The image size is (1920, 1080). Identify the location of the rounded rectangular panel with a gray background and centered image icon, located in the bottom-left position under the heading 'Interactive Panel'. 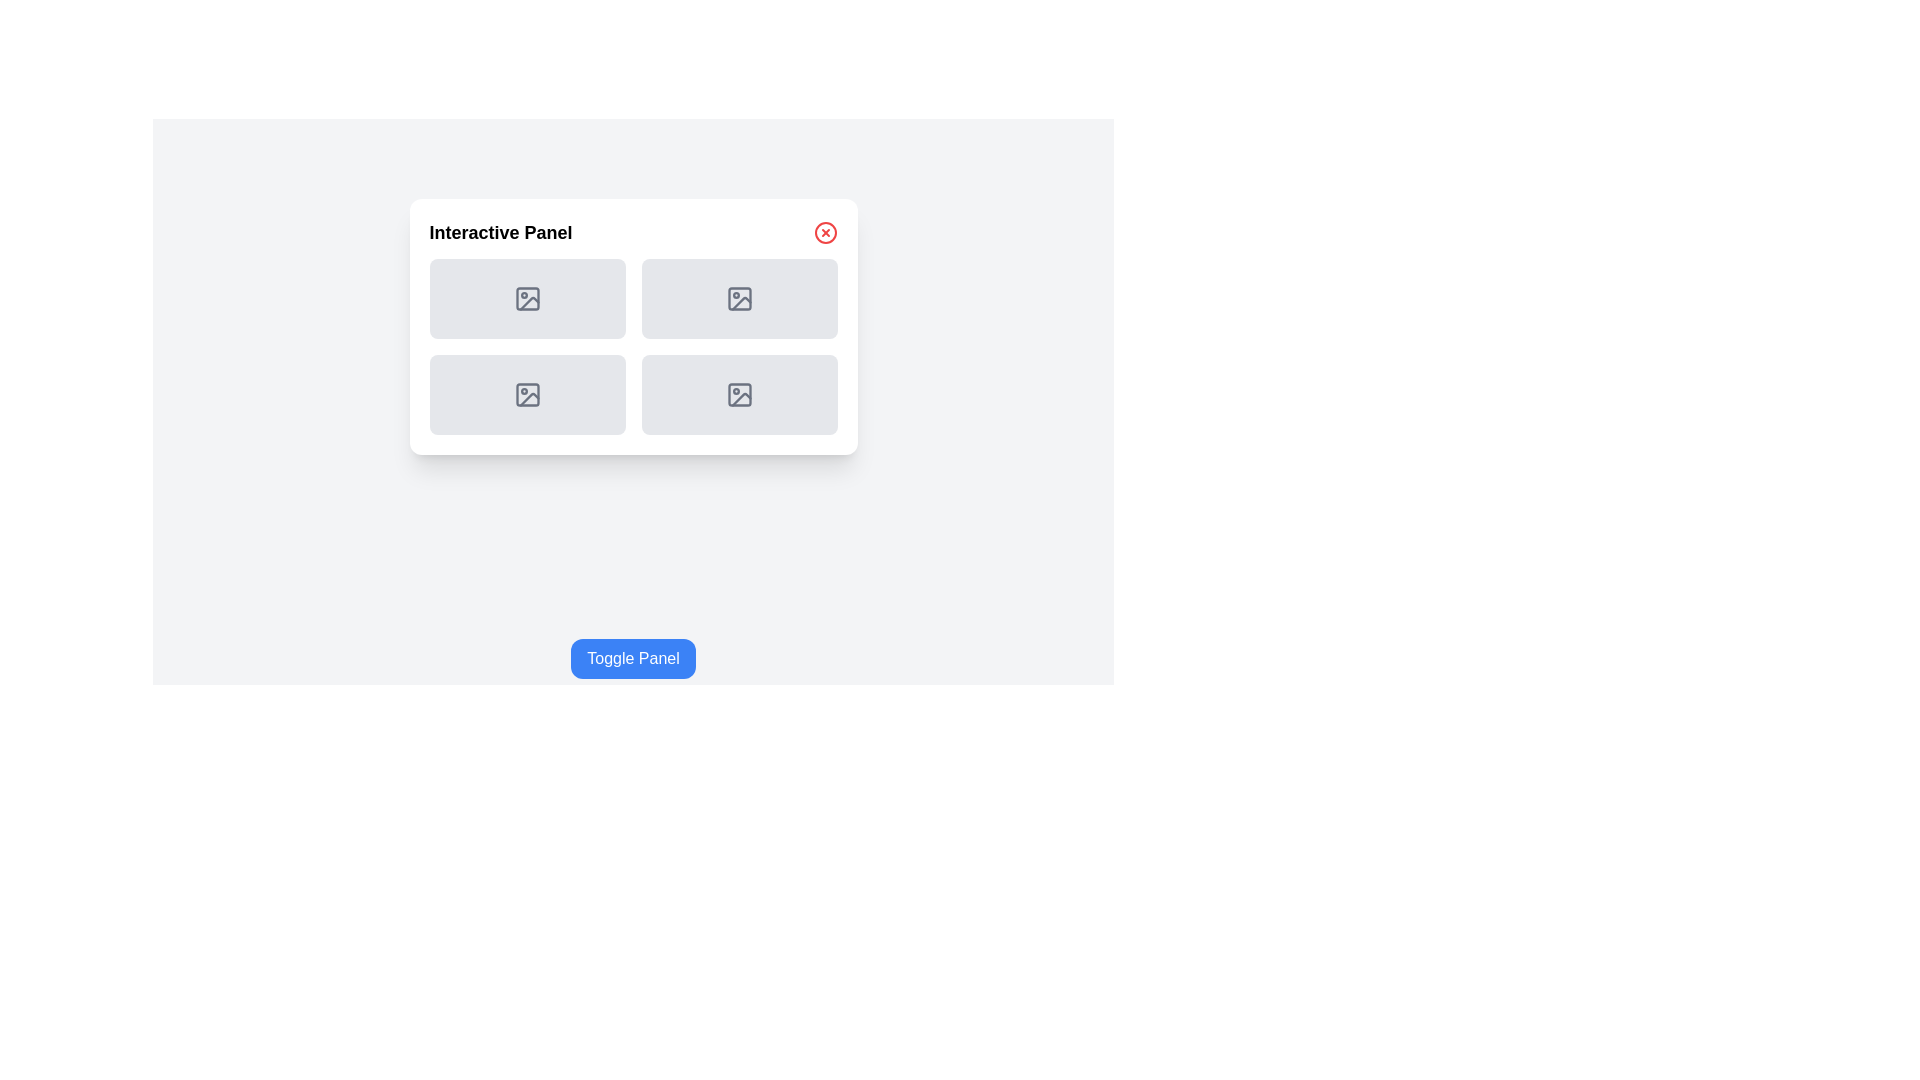
(527, 394).